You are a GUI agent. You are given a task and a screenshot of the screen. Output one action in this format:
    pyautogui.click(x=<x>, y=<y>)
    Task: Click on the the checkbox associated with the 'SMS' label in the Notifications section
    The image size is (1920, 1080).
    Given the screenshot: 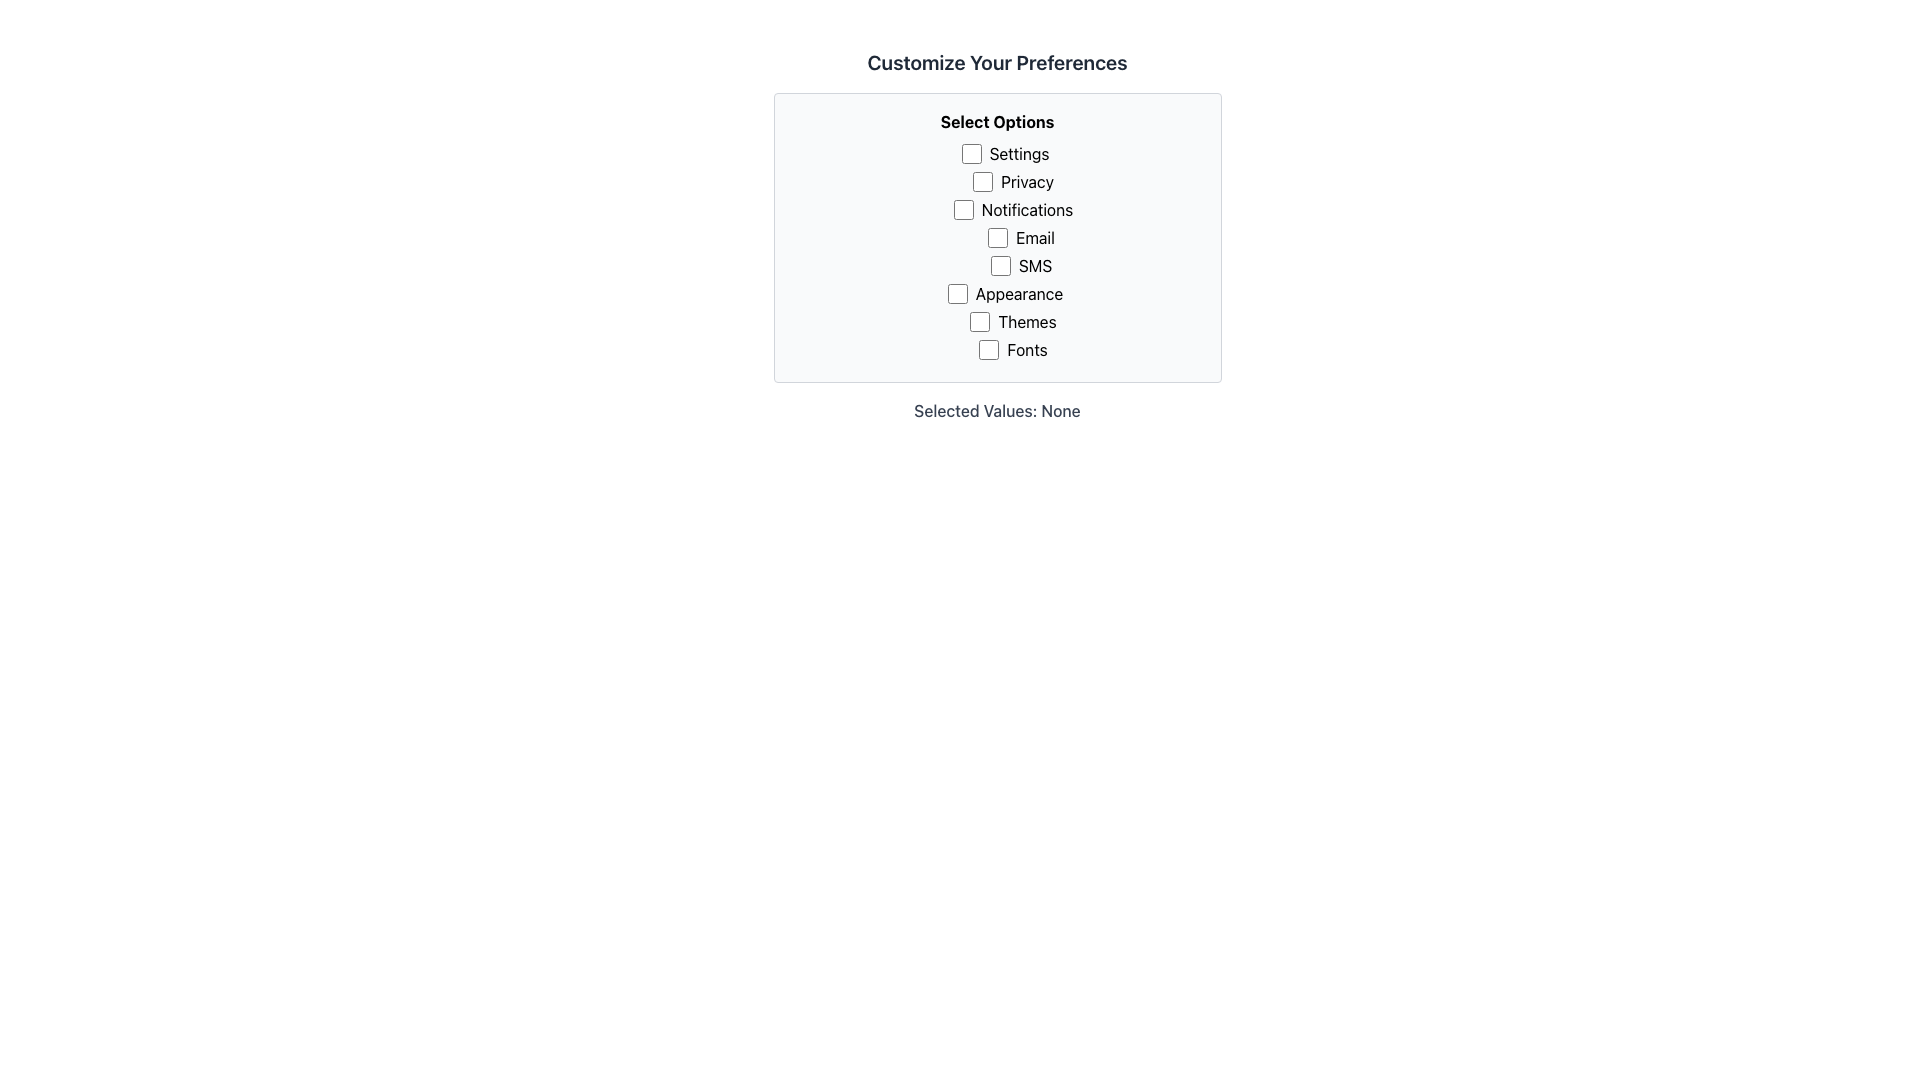 What is the action you would take?
    pyautogui.click(x=1021, y=265)
    